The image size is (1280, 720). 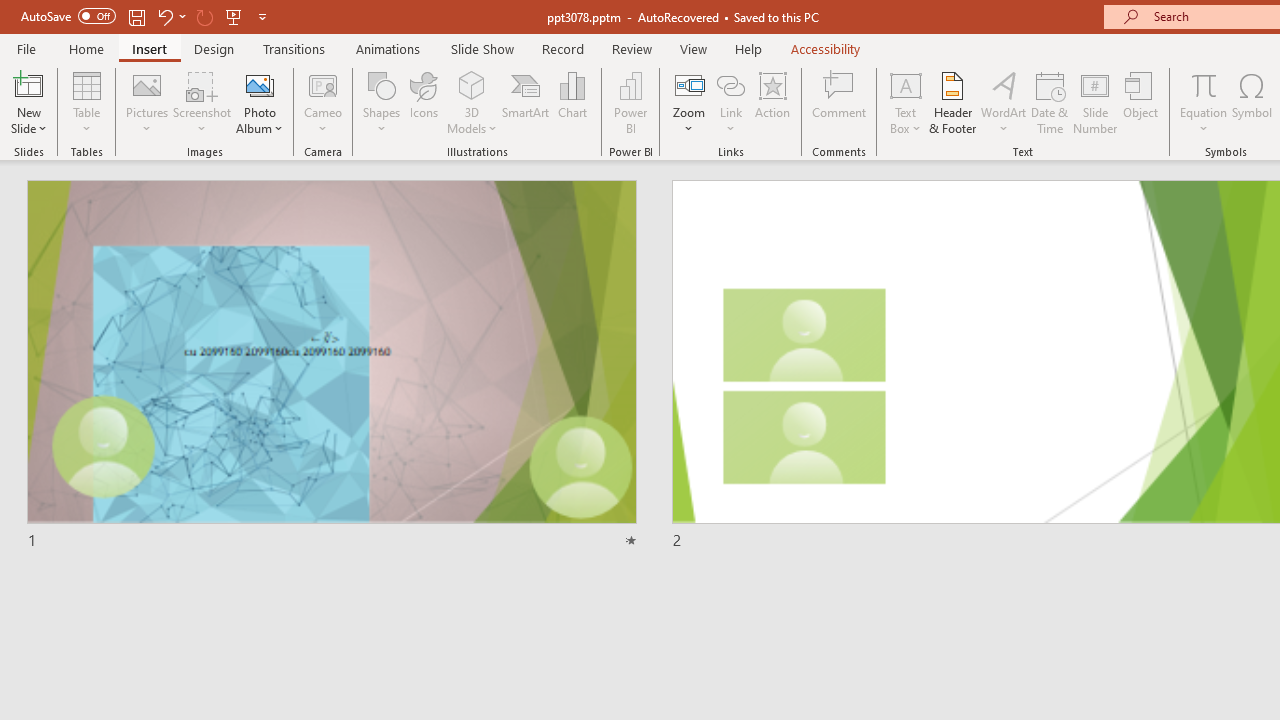 What do you see at coordinates (1141, 103) in the screenshot?
I see `'Object...'` at bounding box center [1141, 103].